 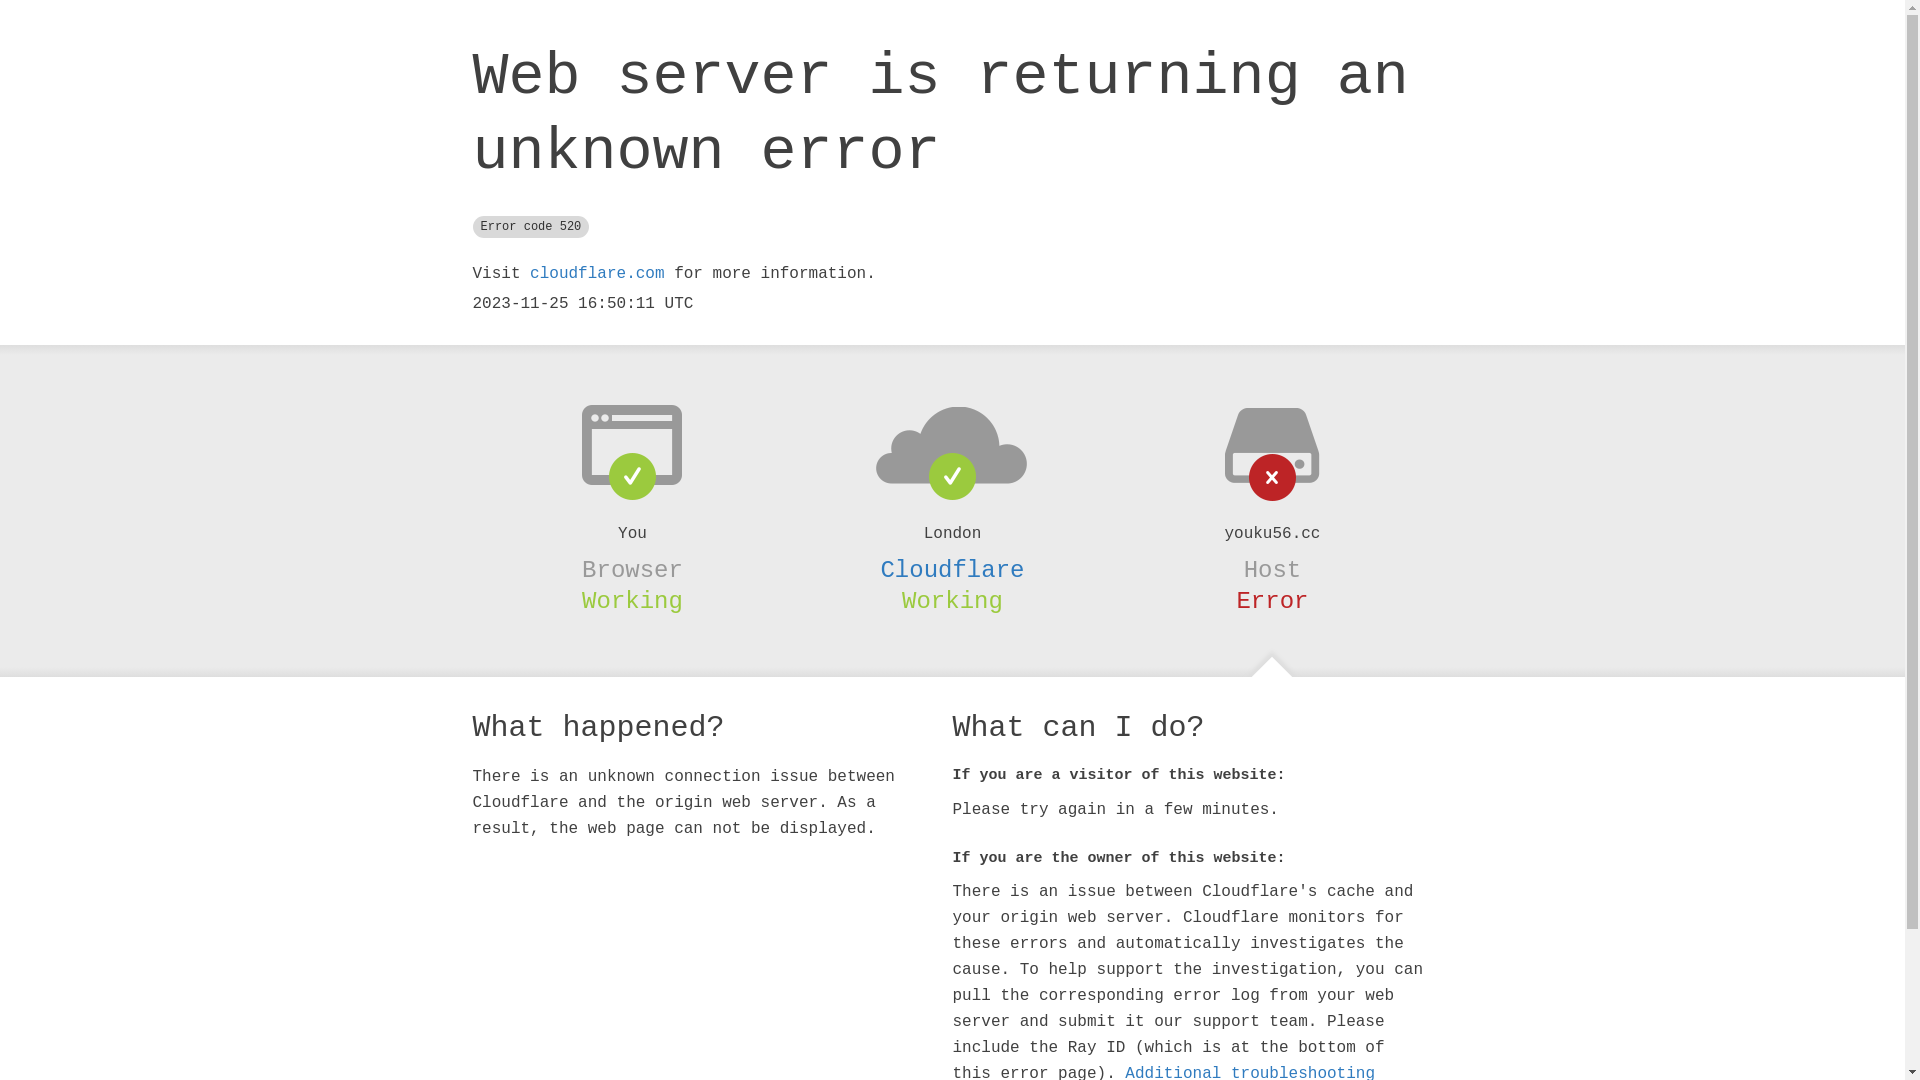 What do you see at coordinates (950, 570) in the screenshot?
I see `'Cloudflare'` at bounding box center [950, 570].